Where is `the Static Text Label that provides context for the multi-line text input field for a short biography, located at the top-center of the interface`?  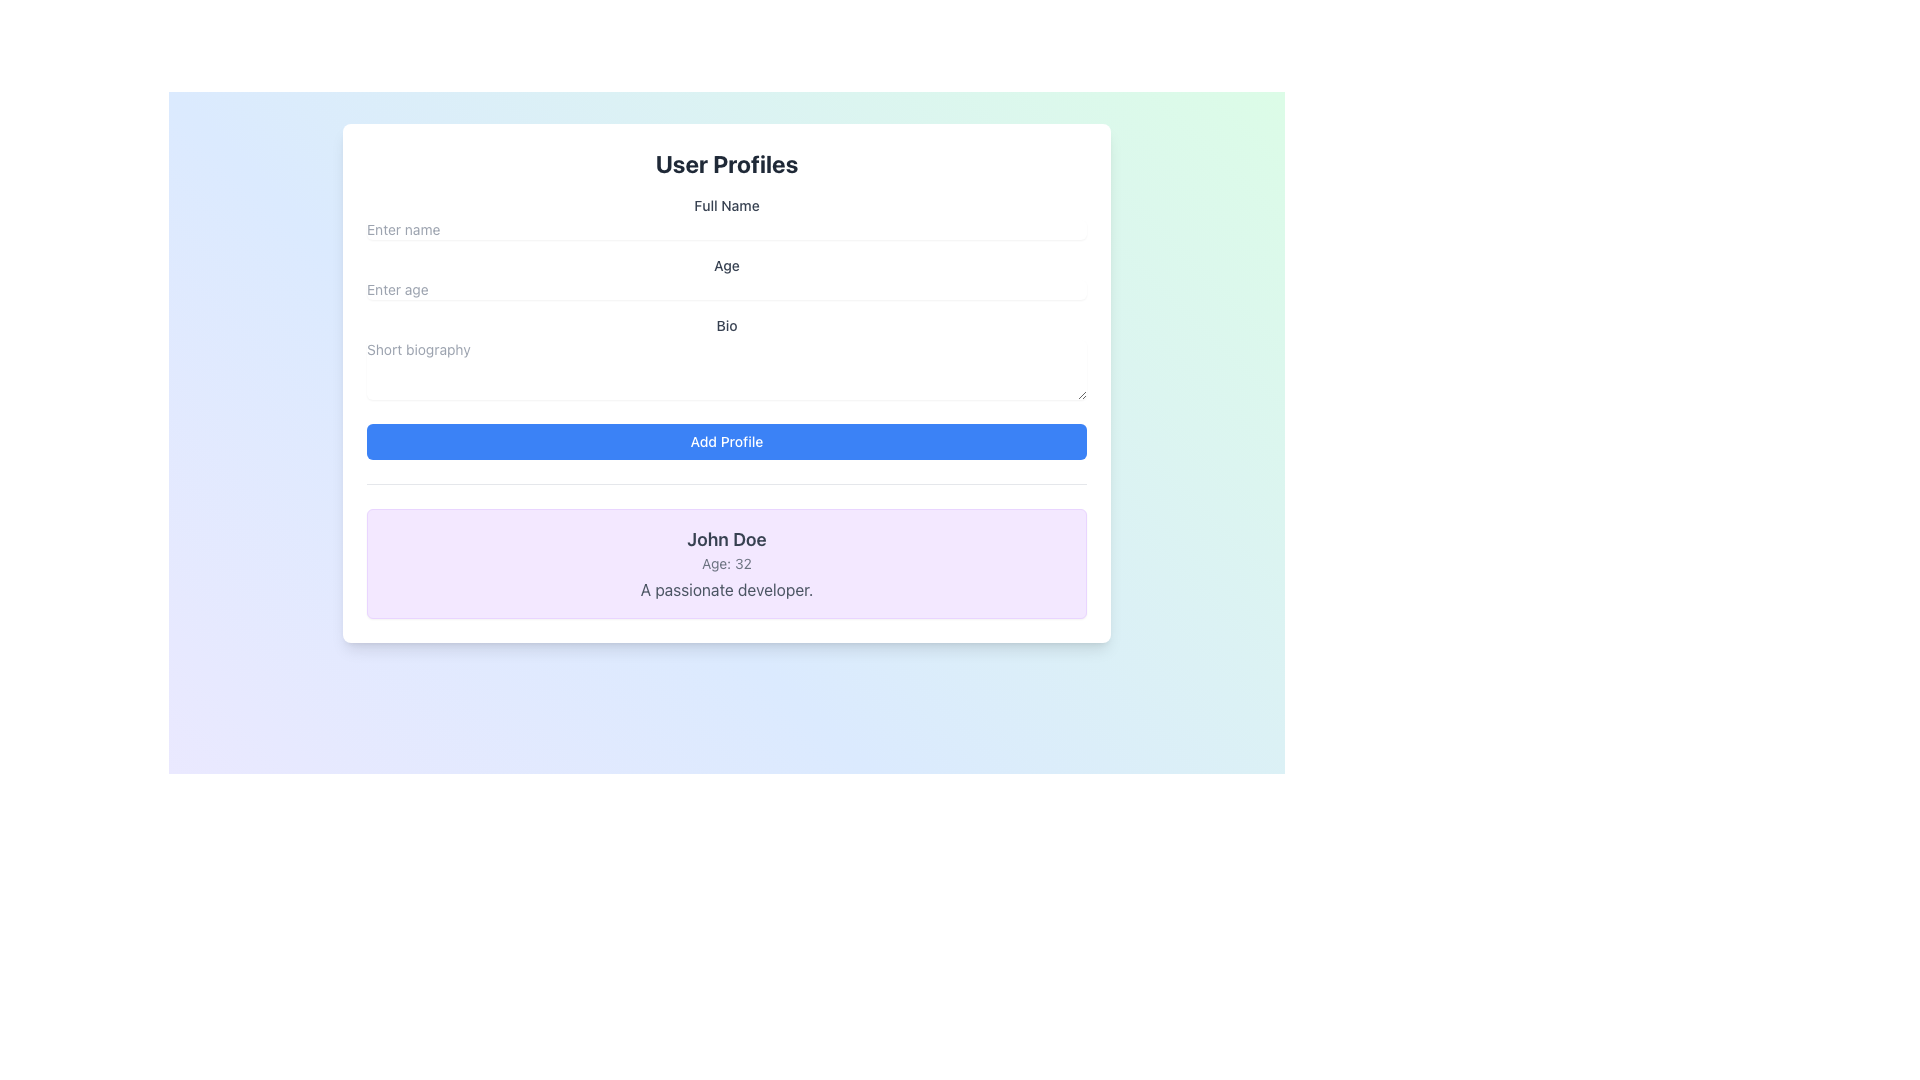
the Static Text Label that provides context for the multi-line text input field for a short biography, located at the top-center of the interface is located at coordinates (725, 325).